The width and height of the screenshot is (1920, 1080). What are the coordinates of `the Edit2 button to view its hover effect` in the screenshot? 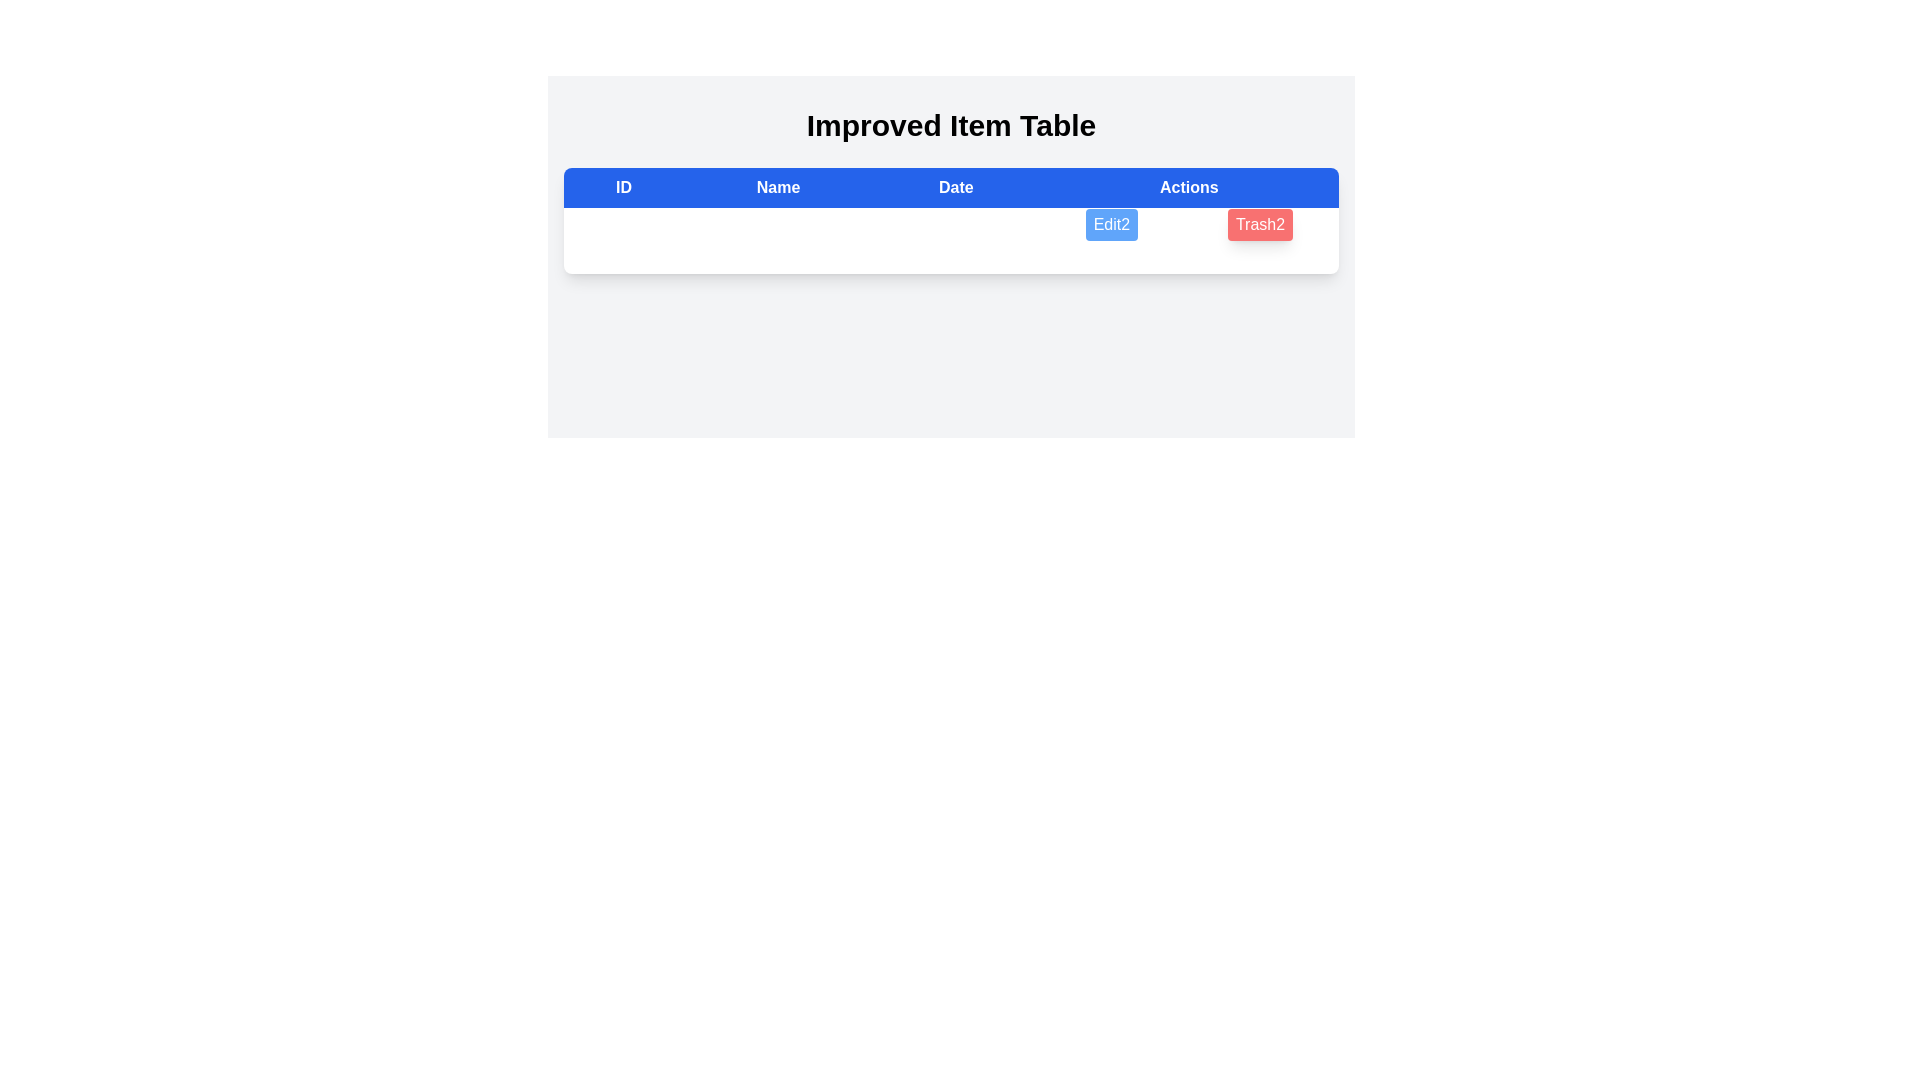 It's located at (1110, 224).